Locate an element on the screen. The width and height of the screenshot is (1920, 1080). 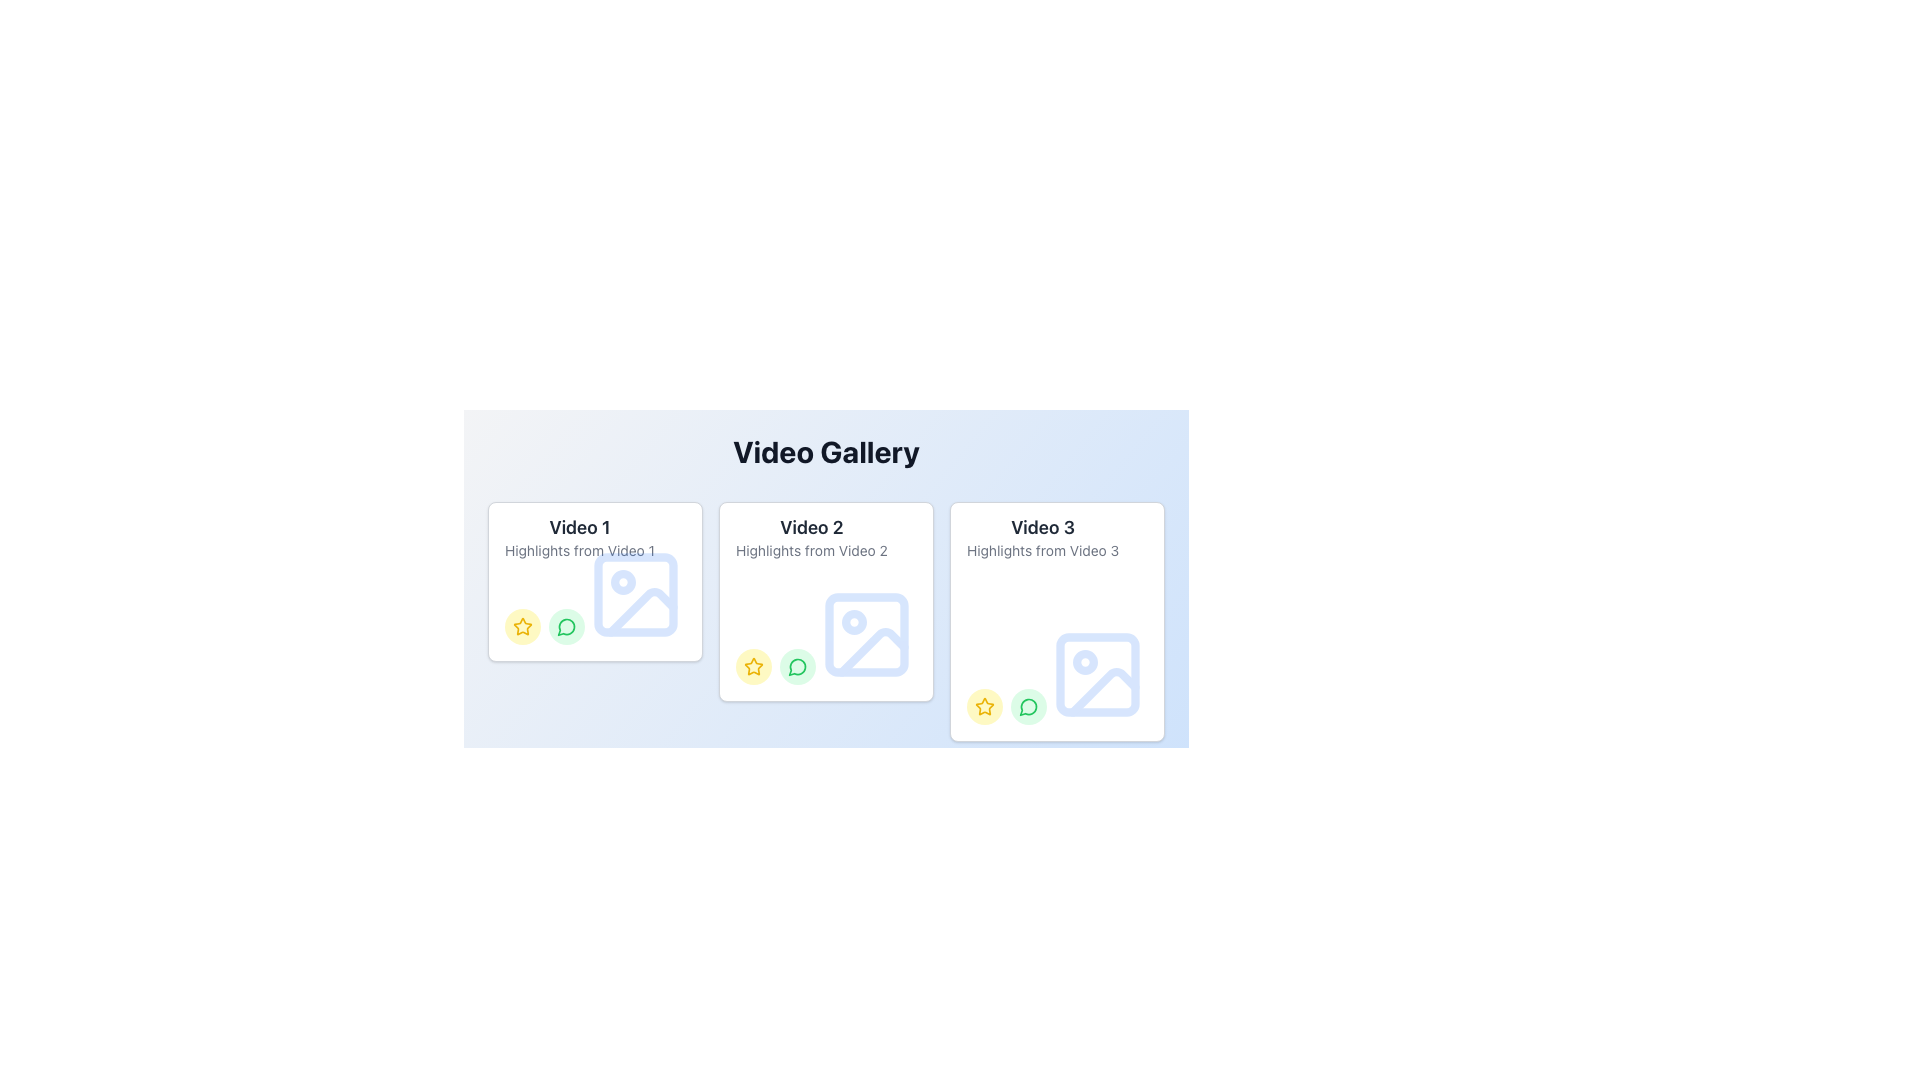
the messaging or comment button located below the 'Video 1' card in the 'Video Gallery' section, positioned to the right of the yellow star icon is located at coordinates (565, 626).